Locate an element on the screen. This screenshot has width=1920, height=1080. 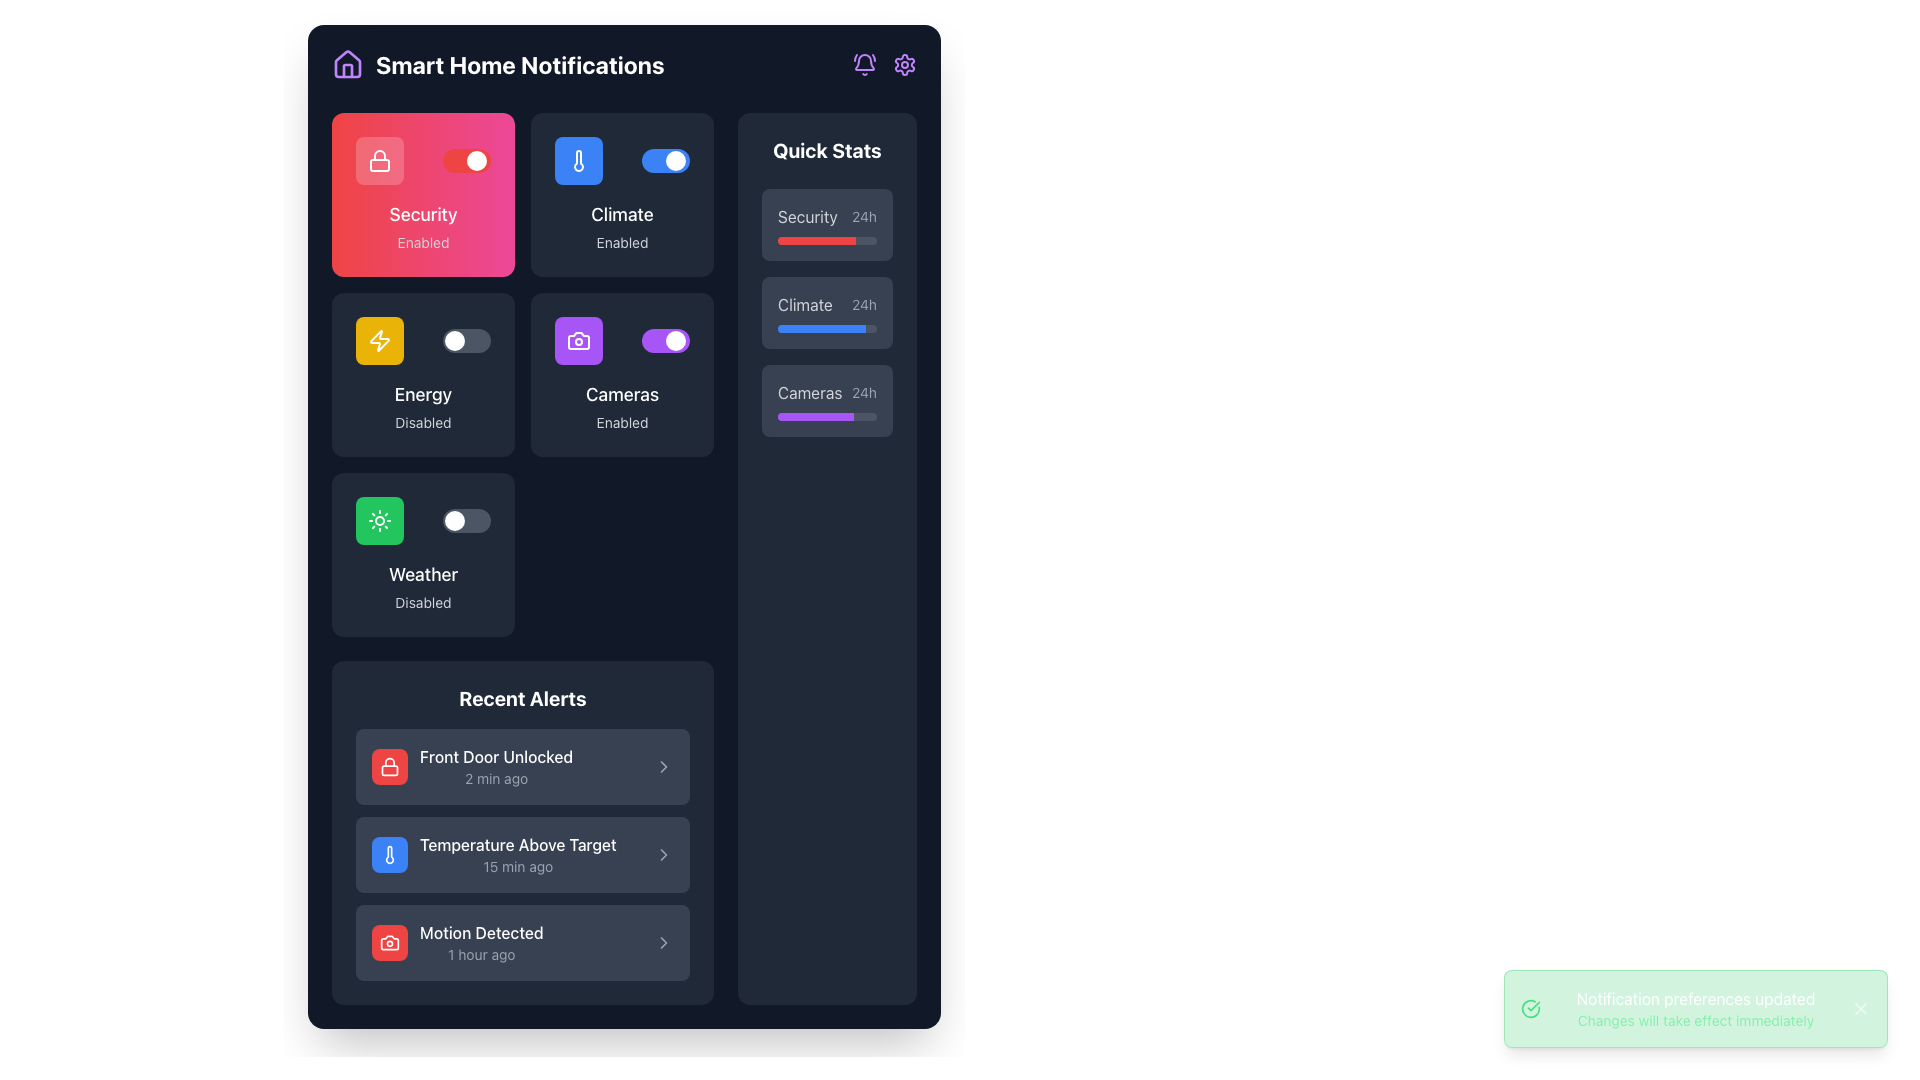
the 'Cameras' text label, which is displayed in a grayish font as part of the statistics section on a dark background, positioned above the '24h' label in the 'Quick Stats' section is located at coordinates (810, 393).